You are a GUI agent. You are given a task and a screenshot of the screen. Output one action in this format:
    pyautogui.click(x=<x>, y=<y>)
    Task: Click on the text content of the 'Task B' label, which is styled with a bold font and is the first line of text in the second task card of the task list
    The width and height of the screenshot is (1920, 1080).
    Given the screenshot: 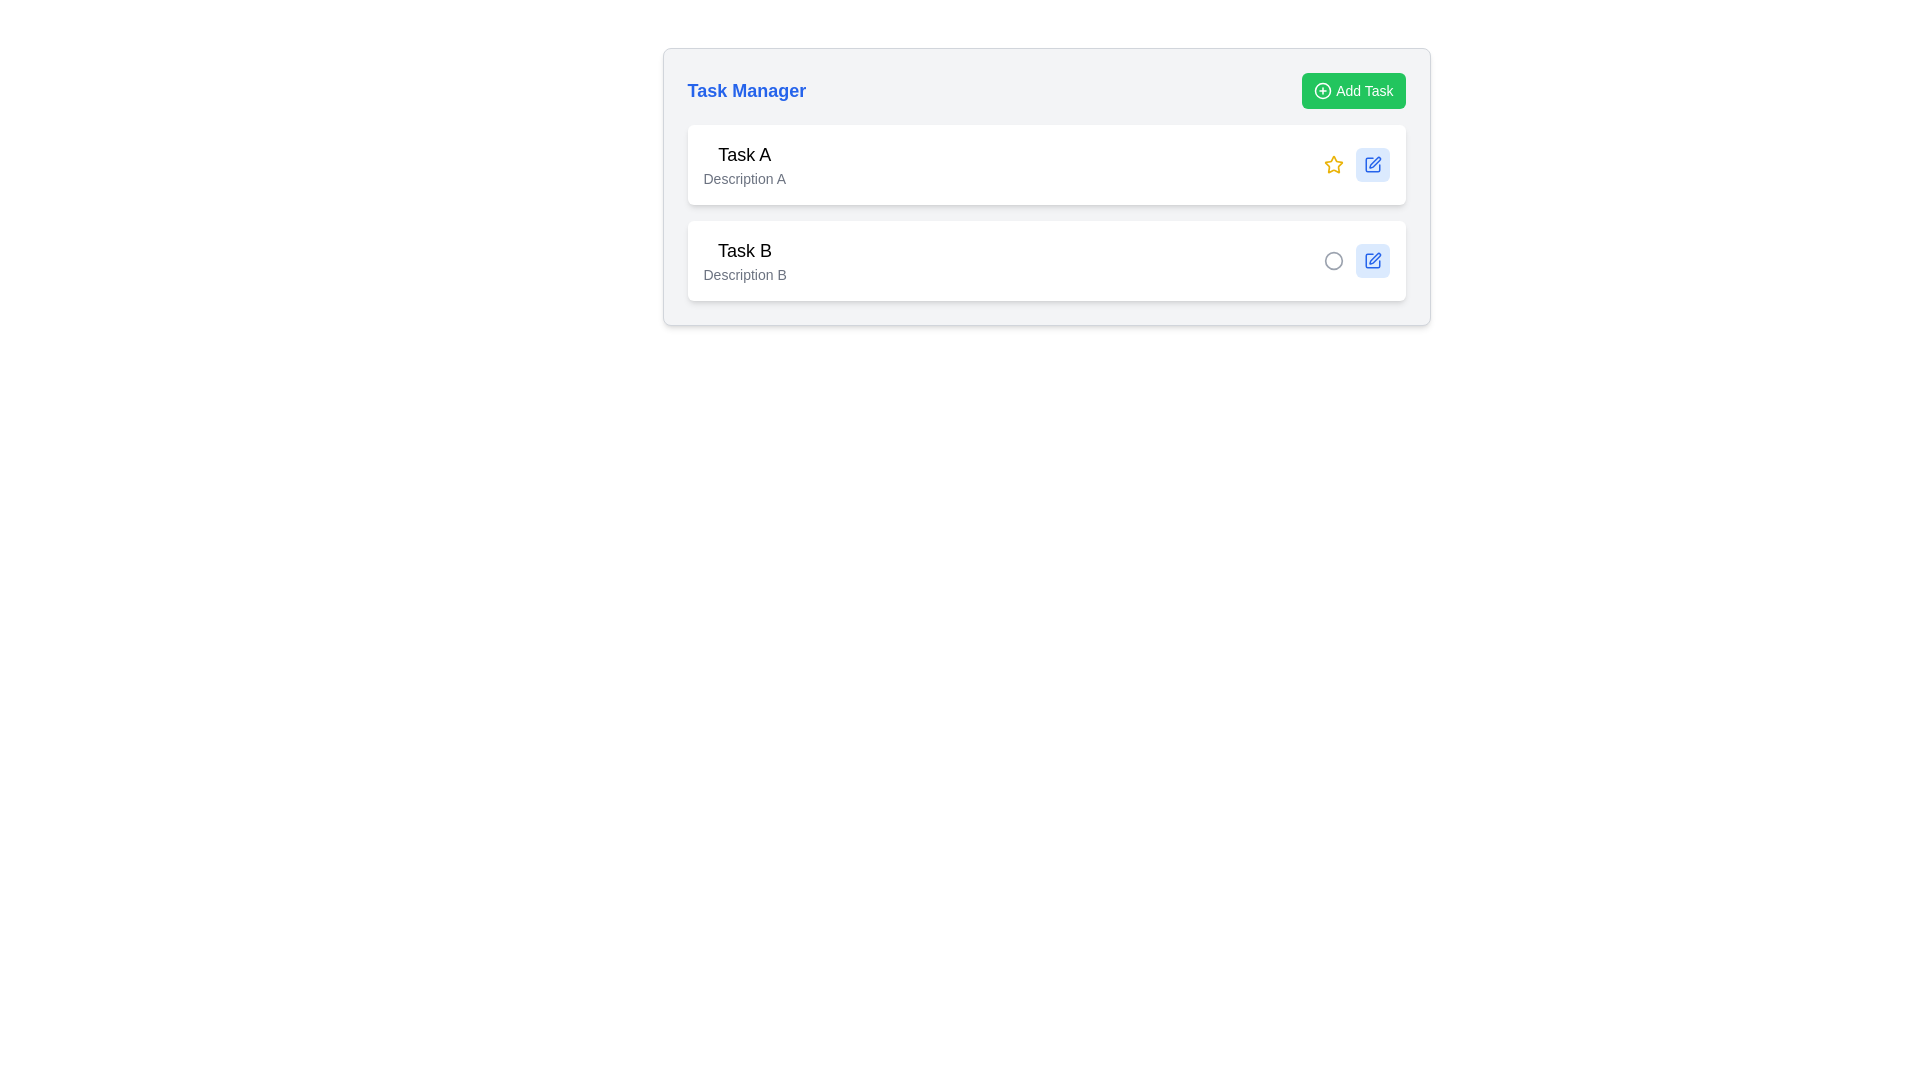 What is the action you would take?
    pyautogui.click(x=744, y=249)
    